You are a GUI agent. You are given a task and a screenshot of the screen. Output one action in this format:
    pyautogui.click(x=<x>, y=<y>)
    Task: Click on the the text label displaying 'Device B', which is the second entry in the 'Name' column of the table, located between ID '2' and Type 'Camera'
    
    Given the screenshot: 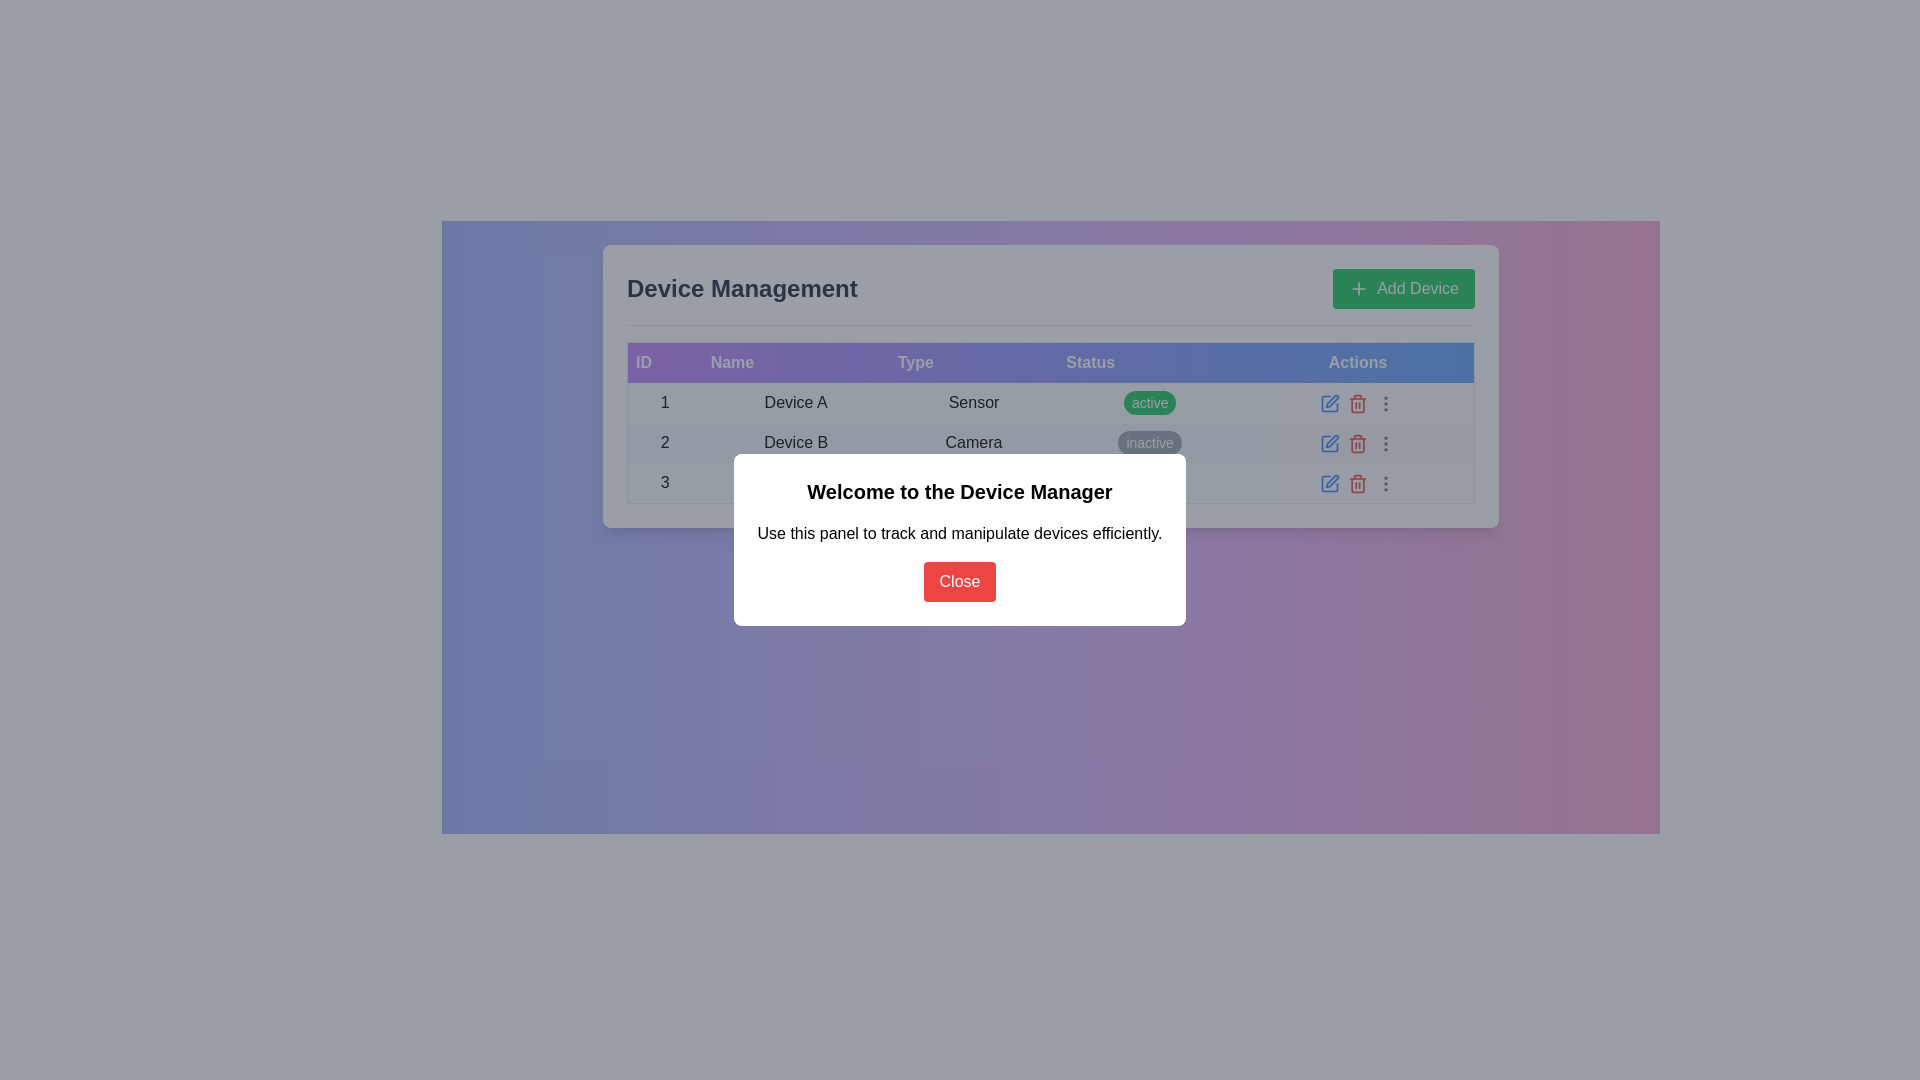 What is the action you would take?
    pyautogui.click(x=795, y=442)
    